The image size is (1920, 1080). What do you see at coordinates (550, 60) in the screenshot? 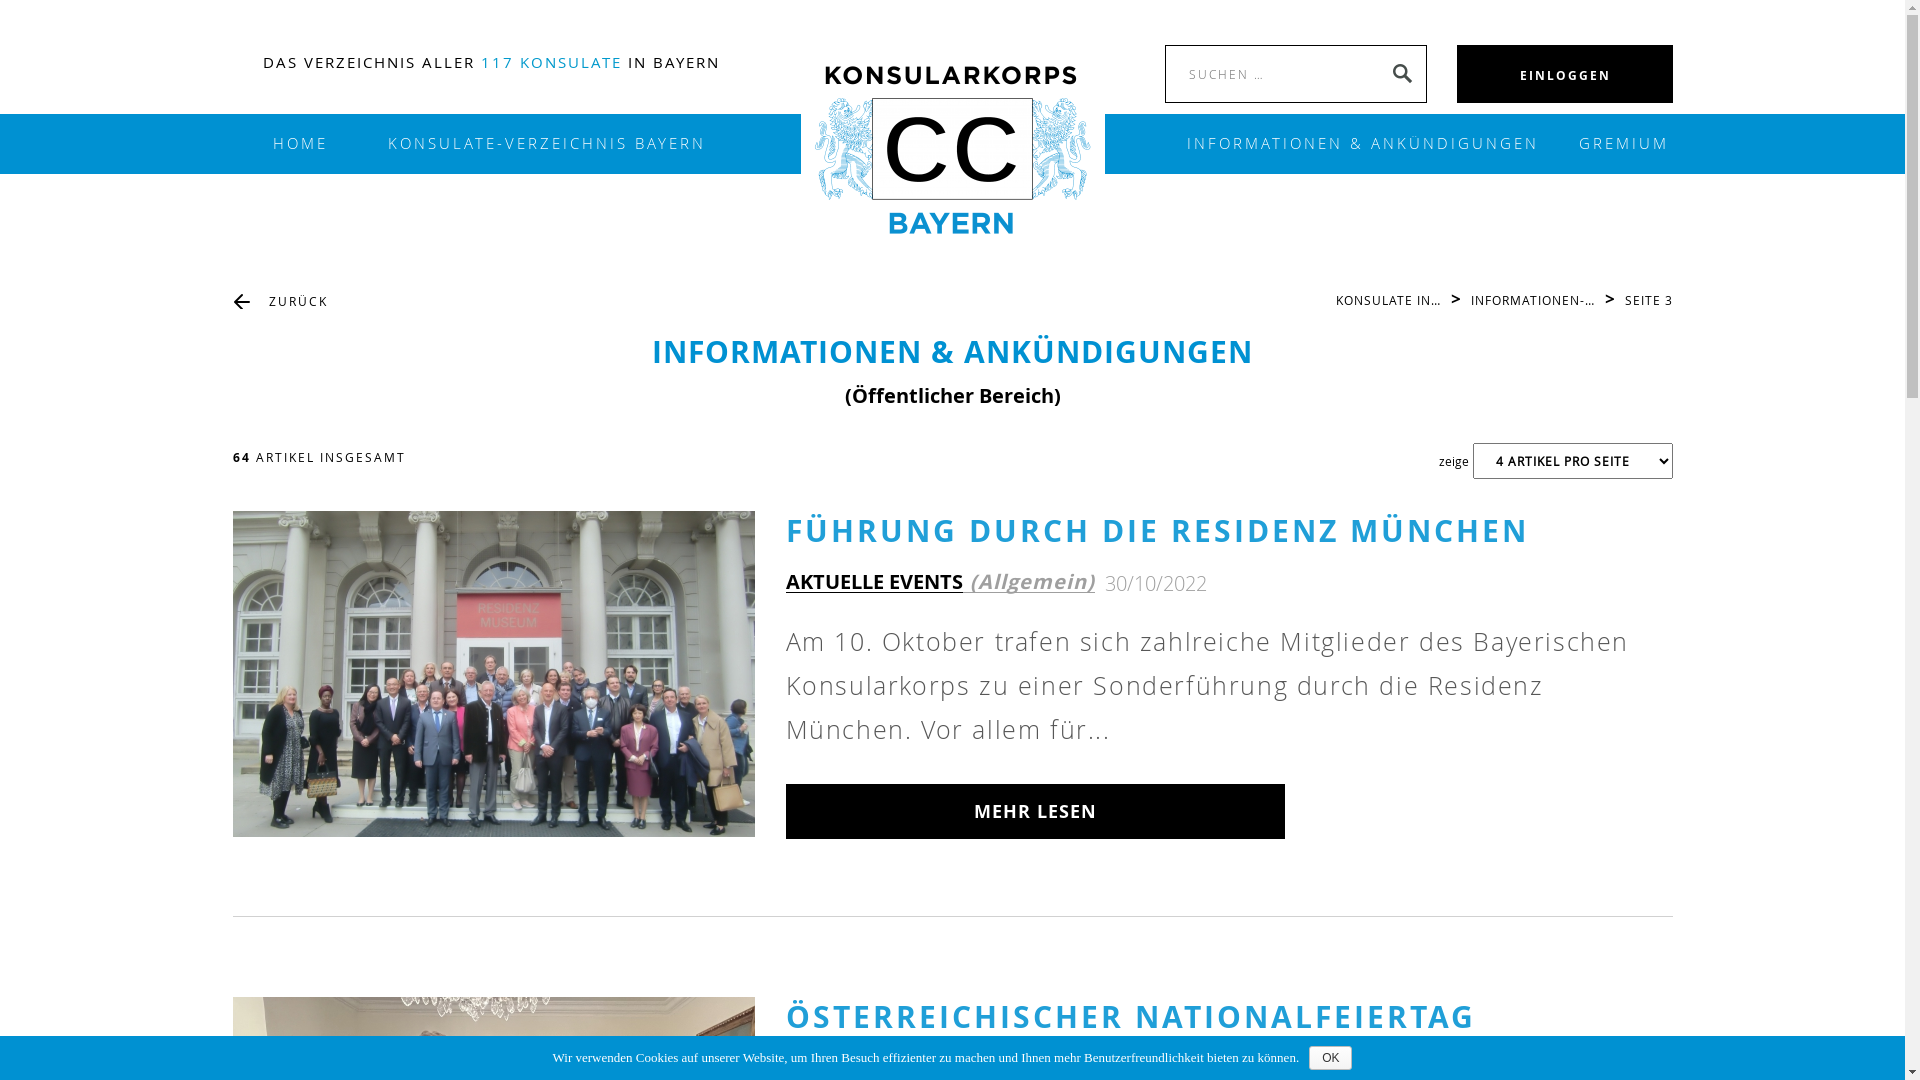
I see `'117 KONSULATE'` at bounding box center [550, 60].